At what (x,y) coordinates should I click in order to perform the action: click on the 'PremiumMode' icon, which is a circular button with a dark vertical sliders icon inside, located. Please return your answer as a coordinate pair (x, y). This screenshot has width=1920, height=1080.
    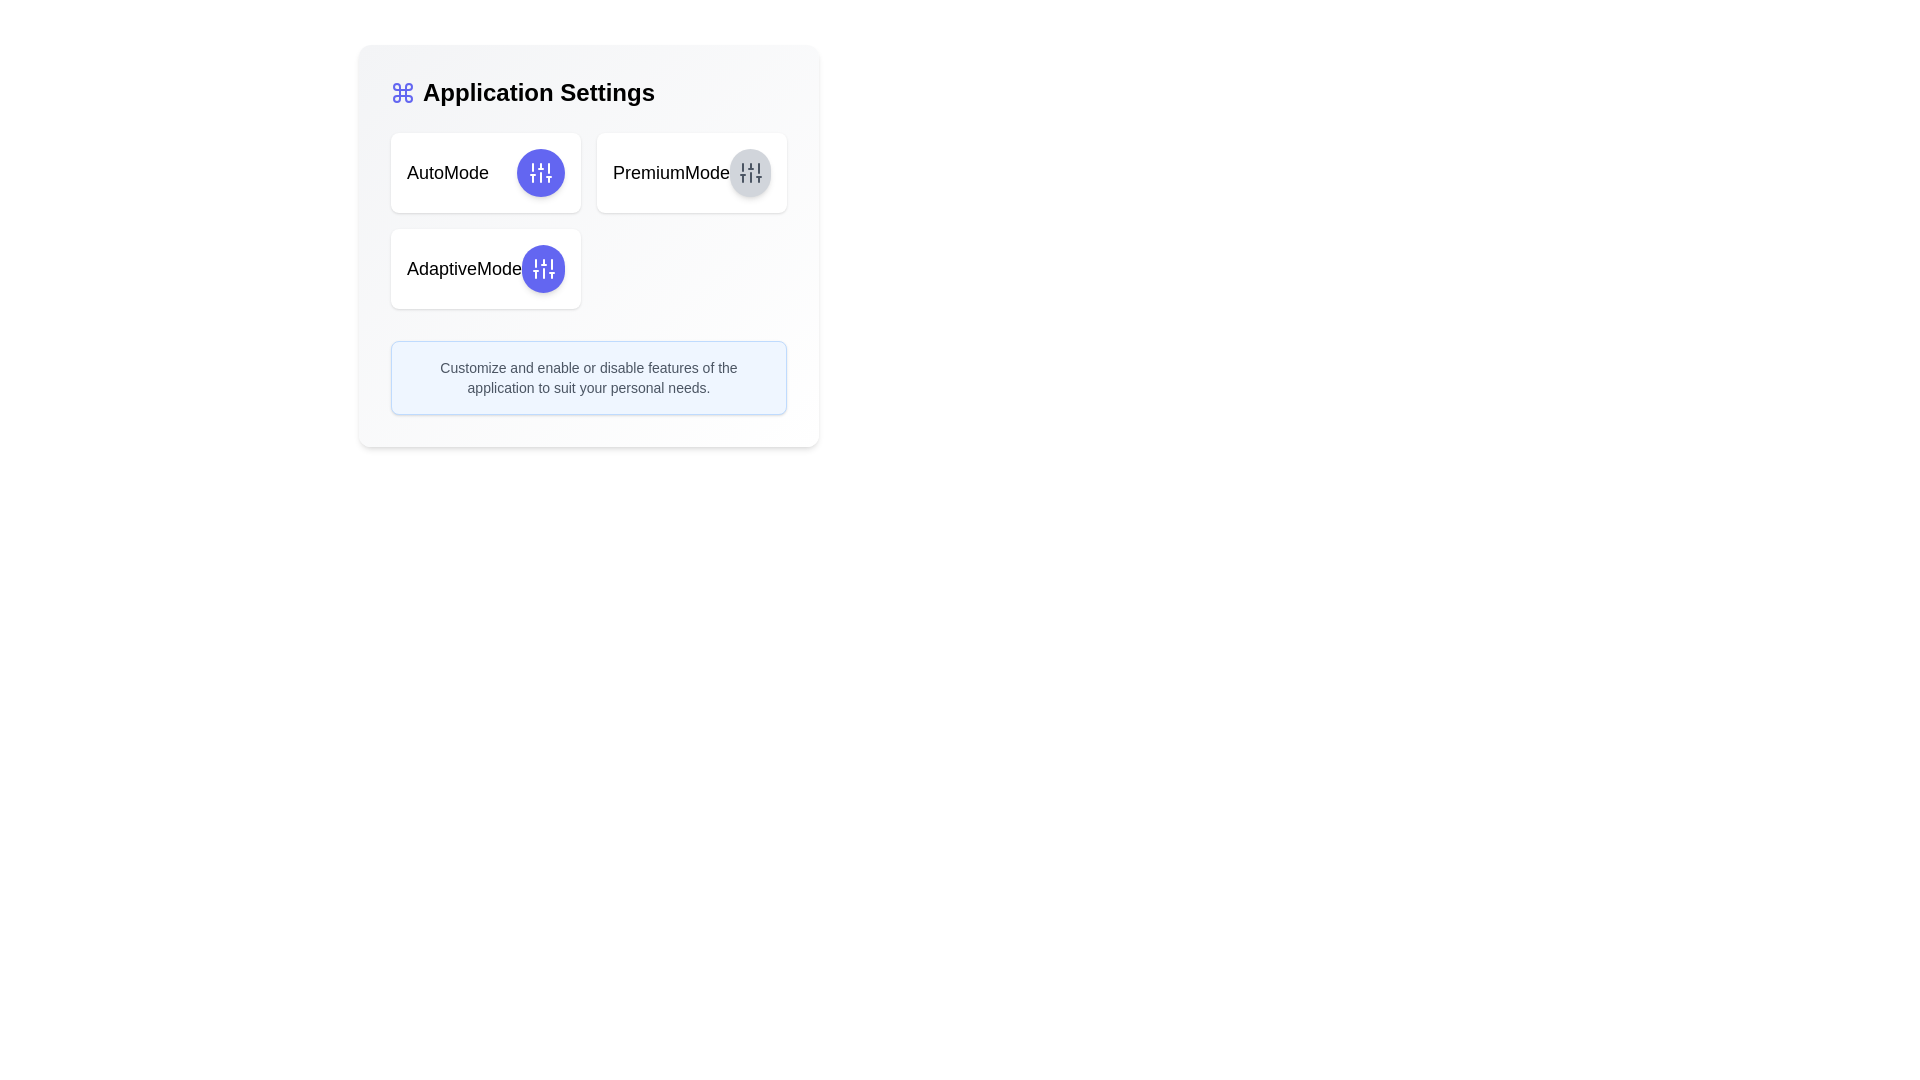
    Looking at the image, I should click on (749, 172).